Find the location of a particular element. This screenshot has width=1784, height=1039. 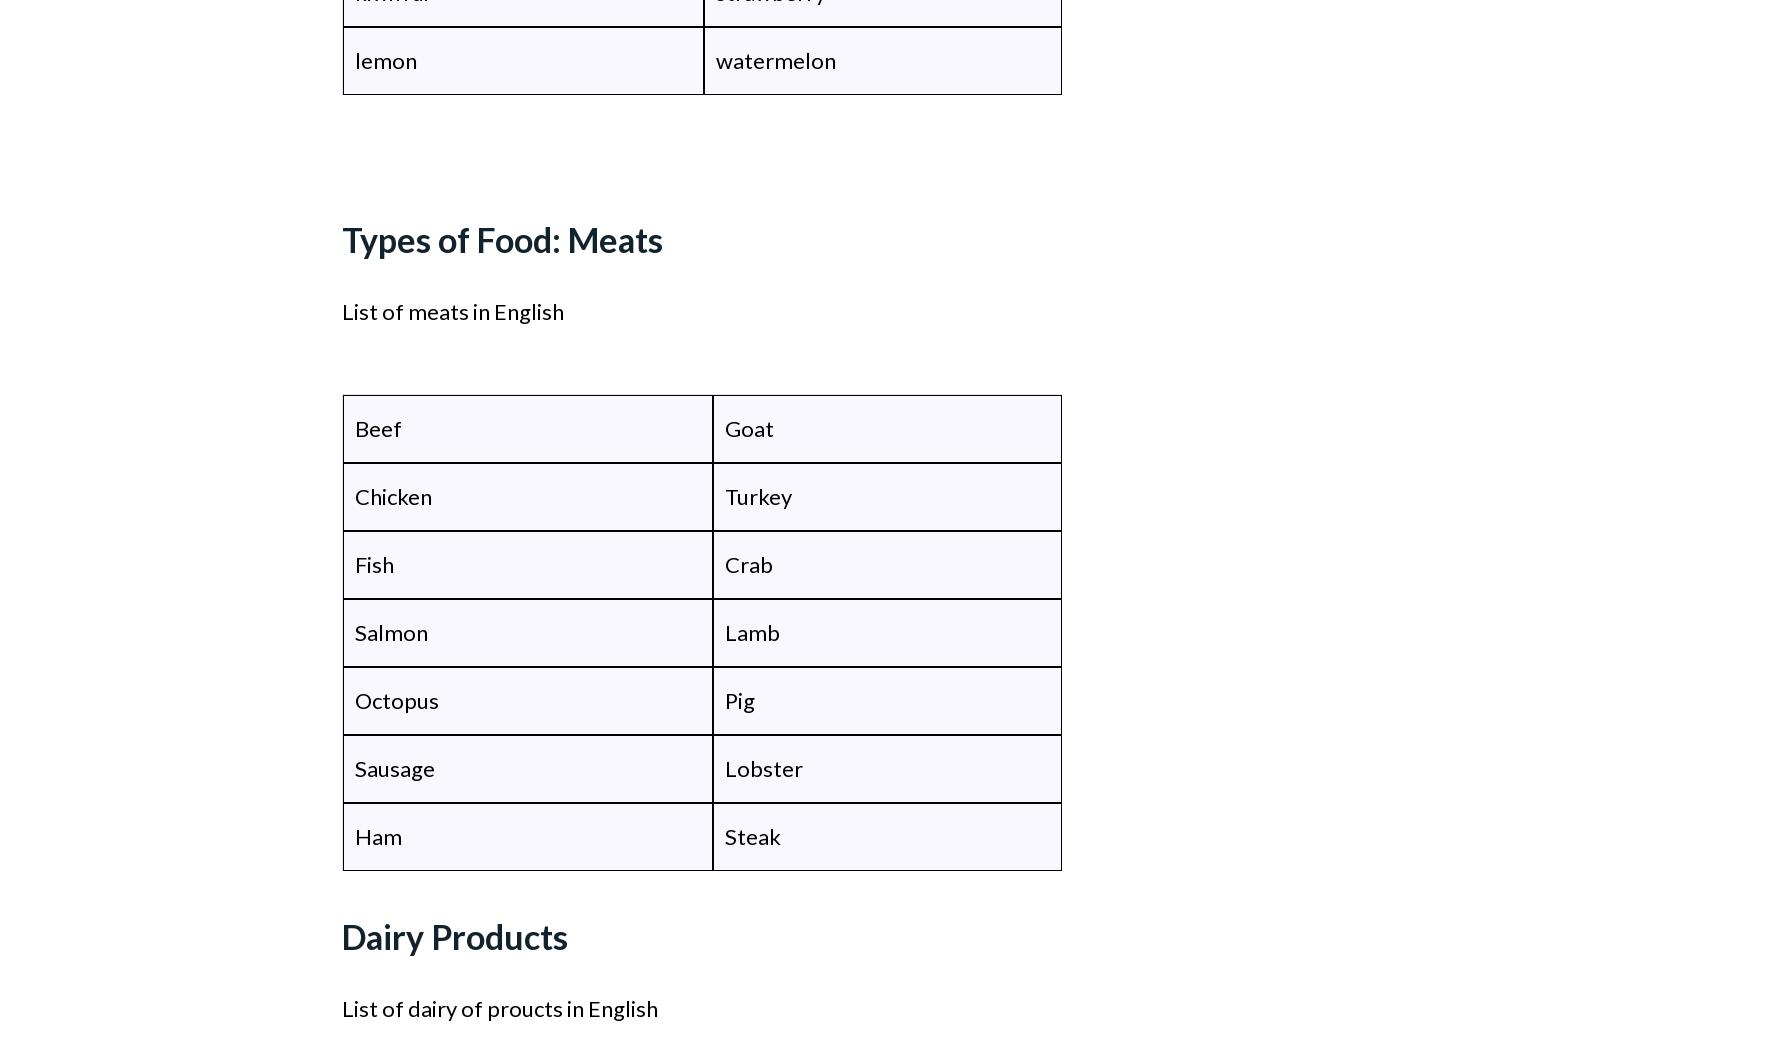

'Types of Food: Meats' is located at coordinates (340, 239).